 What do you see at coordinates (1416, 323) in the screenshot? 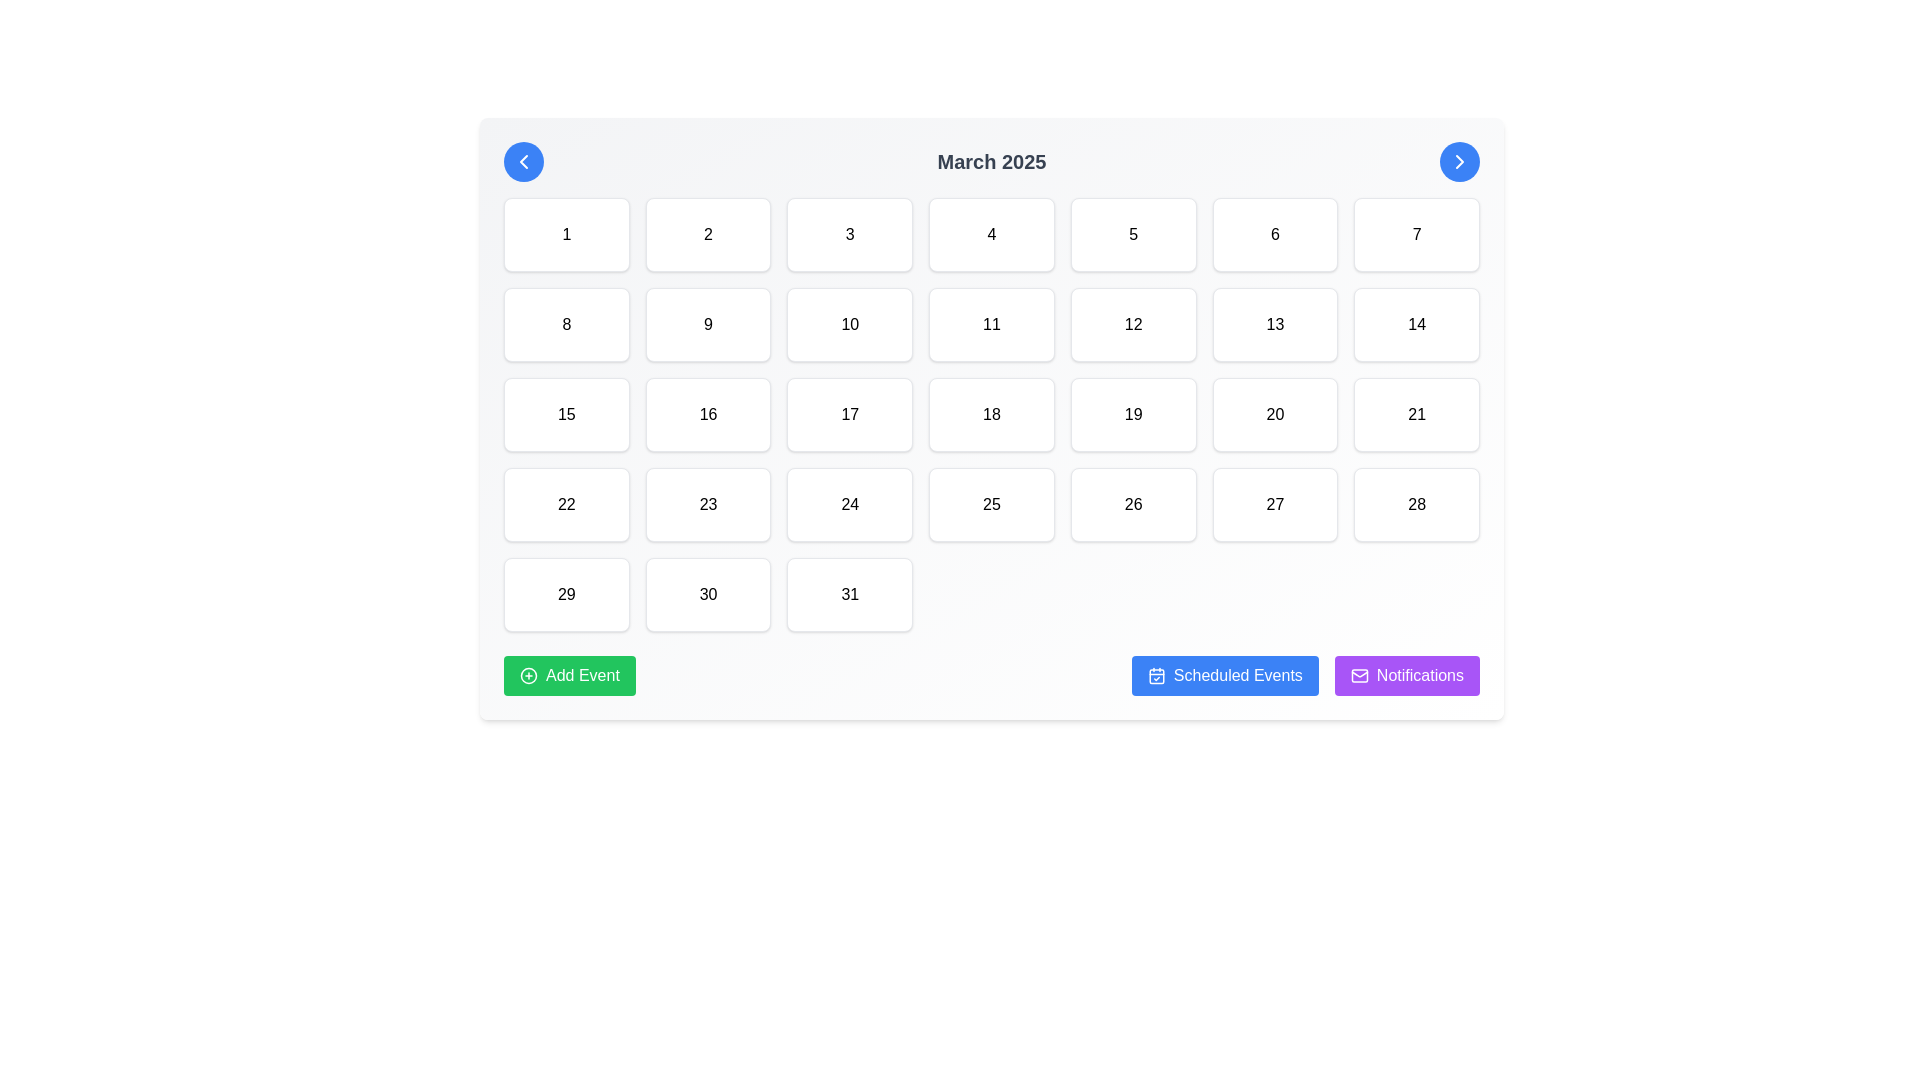
I see `the static text display element styled to resemble a button that represents the date '14' in the calendar grid layout for March 2025` at bounding box center [1416, 323].